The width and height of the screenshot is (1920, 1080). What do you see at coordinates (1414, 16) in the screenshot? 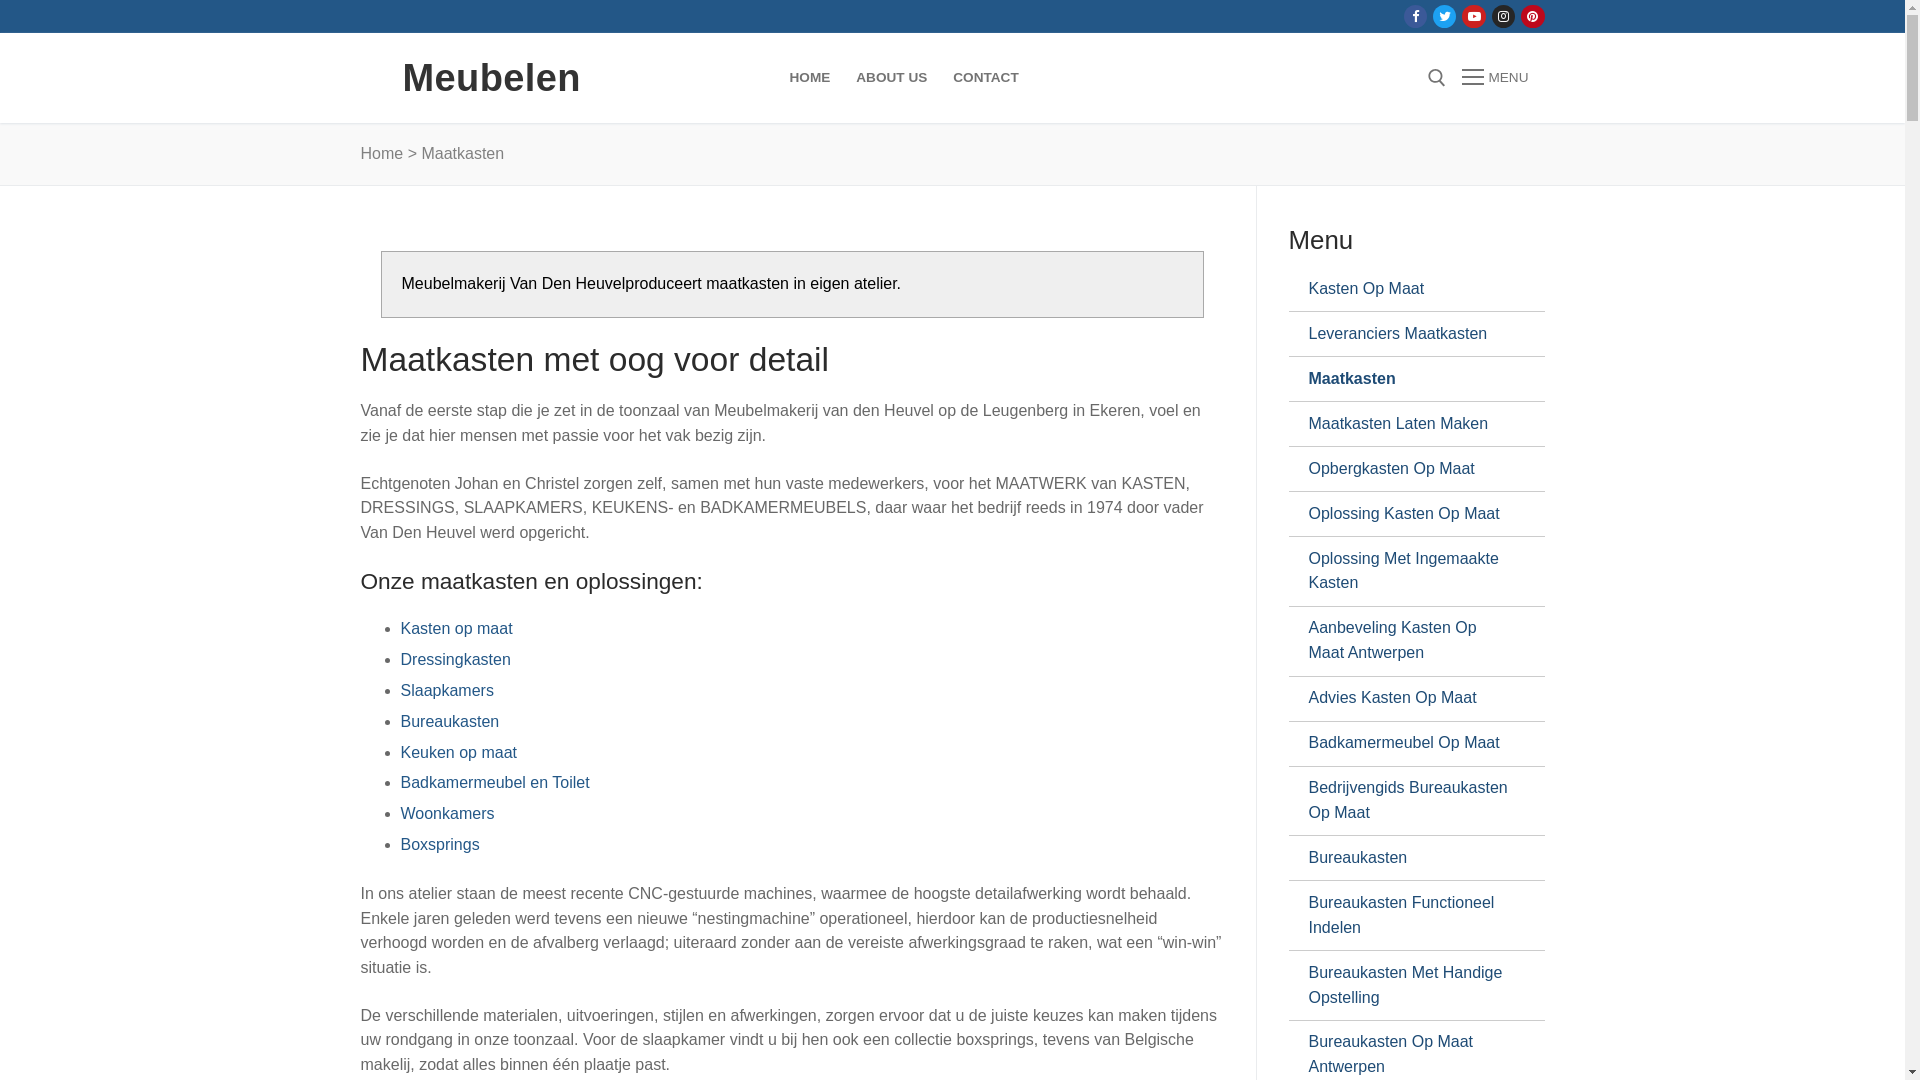
I see `'Facebook'` at bounding box center [1414, 16].